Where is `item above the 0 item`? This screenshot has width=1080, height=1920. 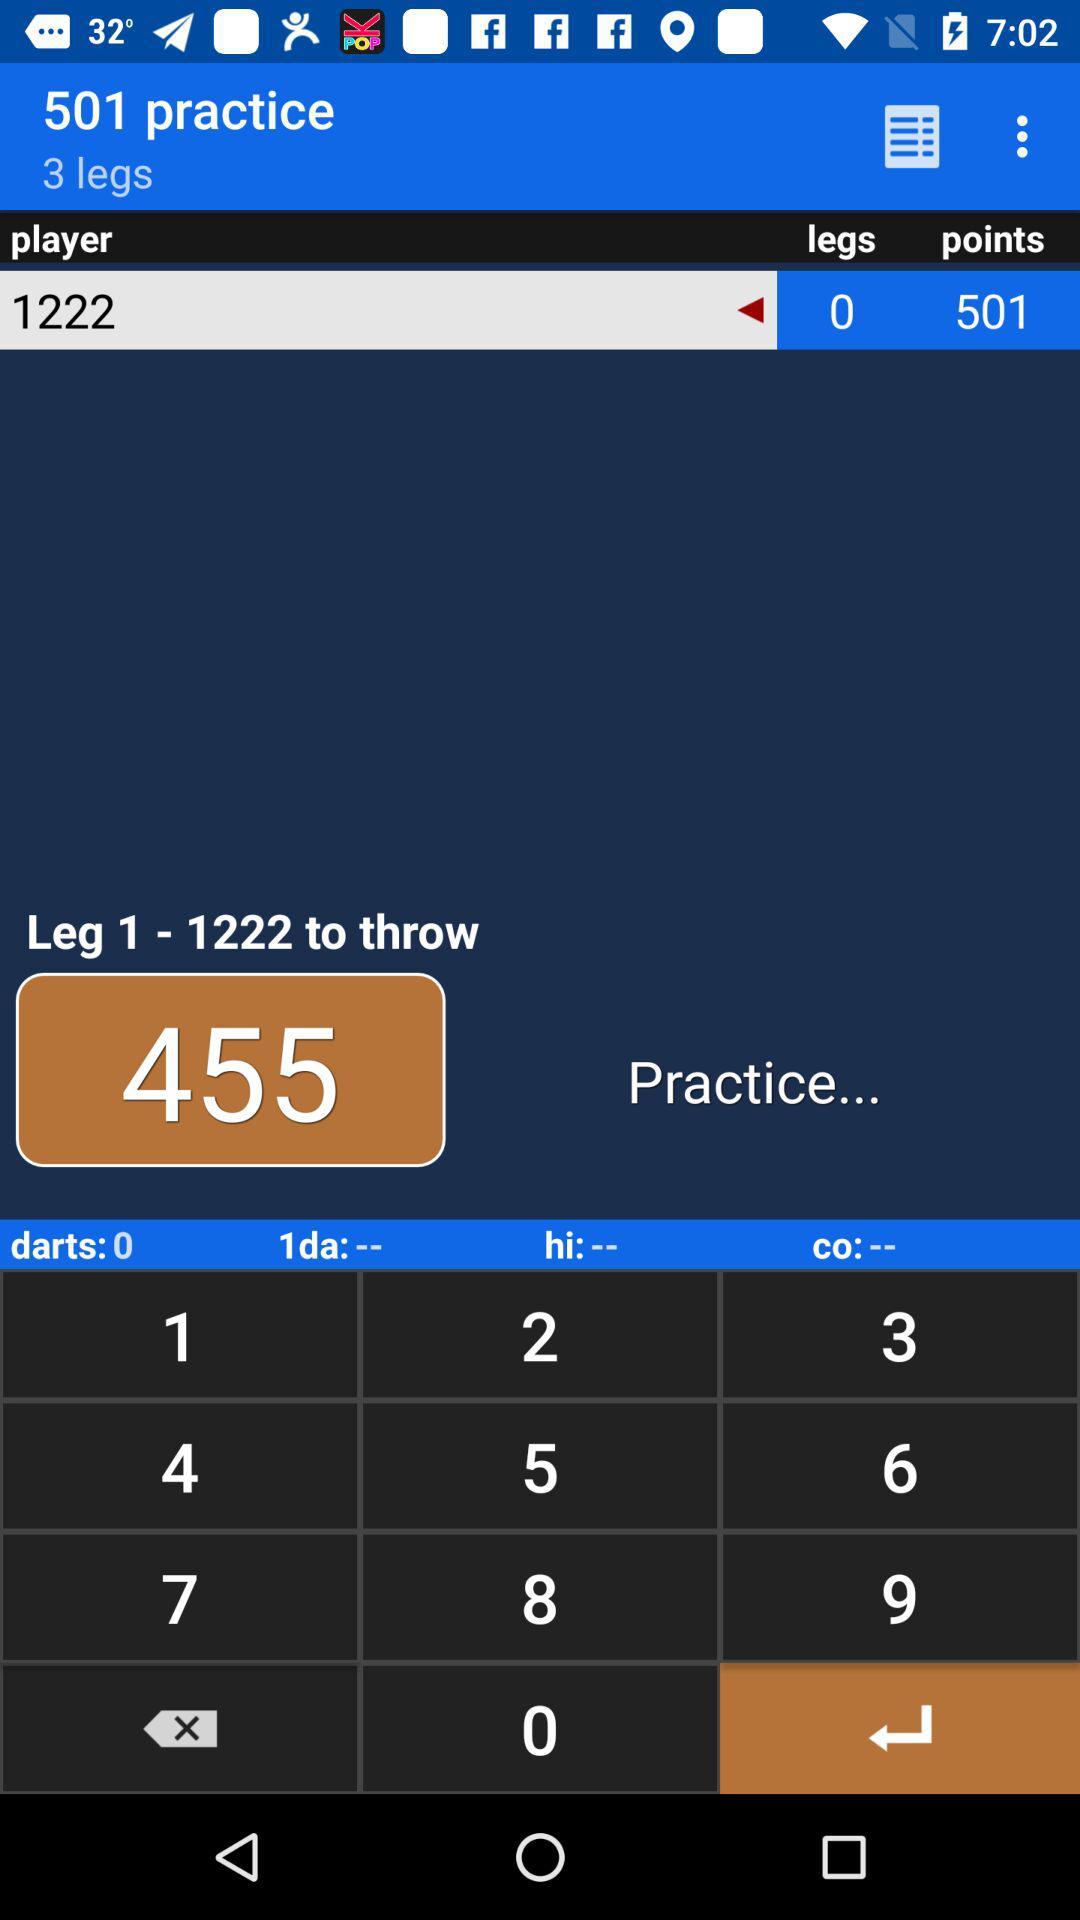
item above the 0 item is located at coordinates (898, 1596).